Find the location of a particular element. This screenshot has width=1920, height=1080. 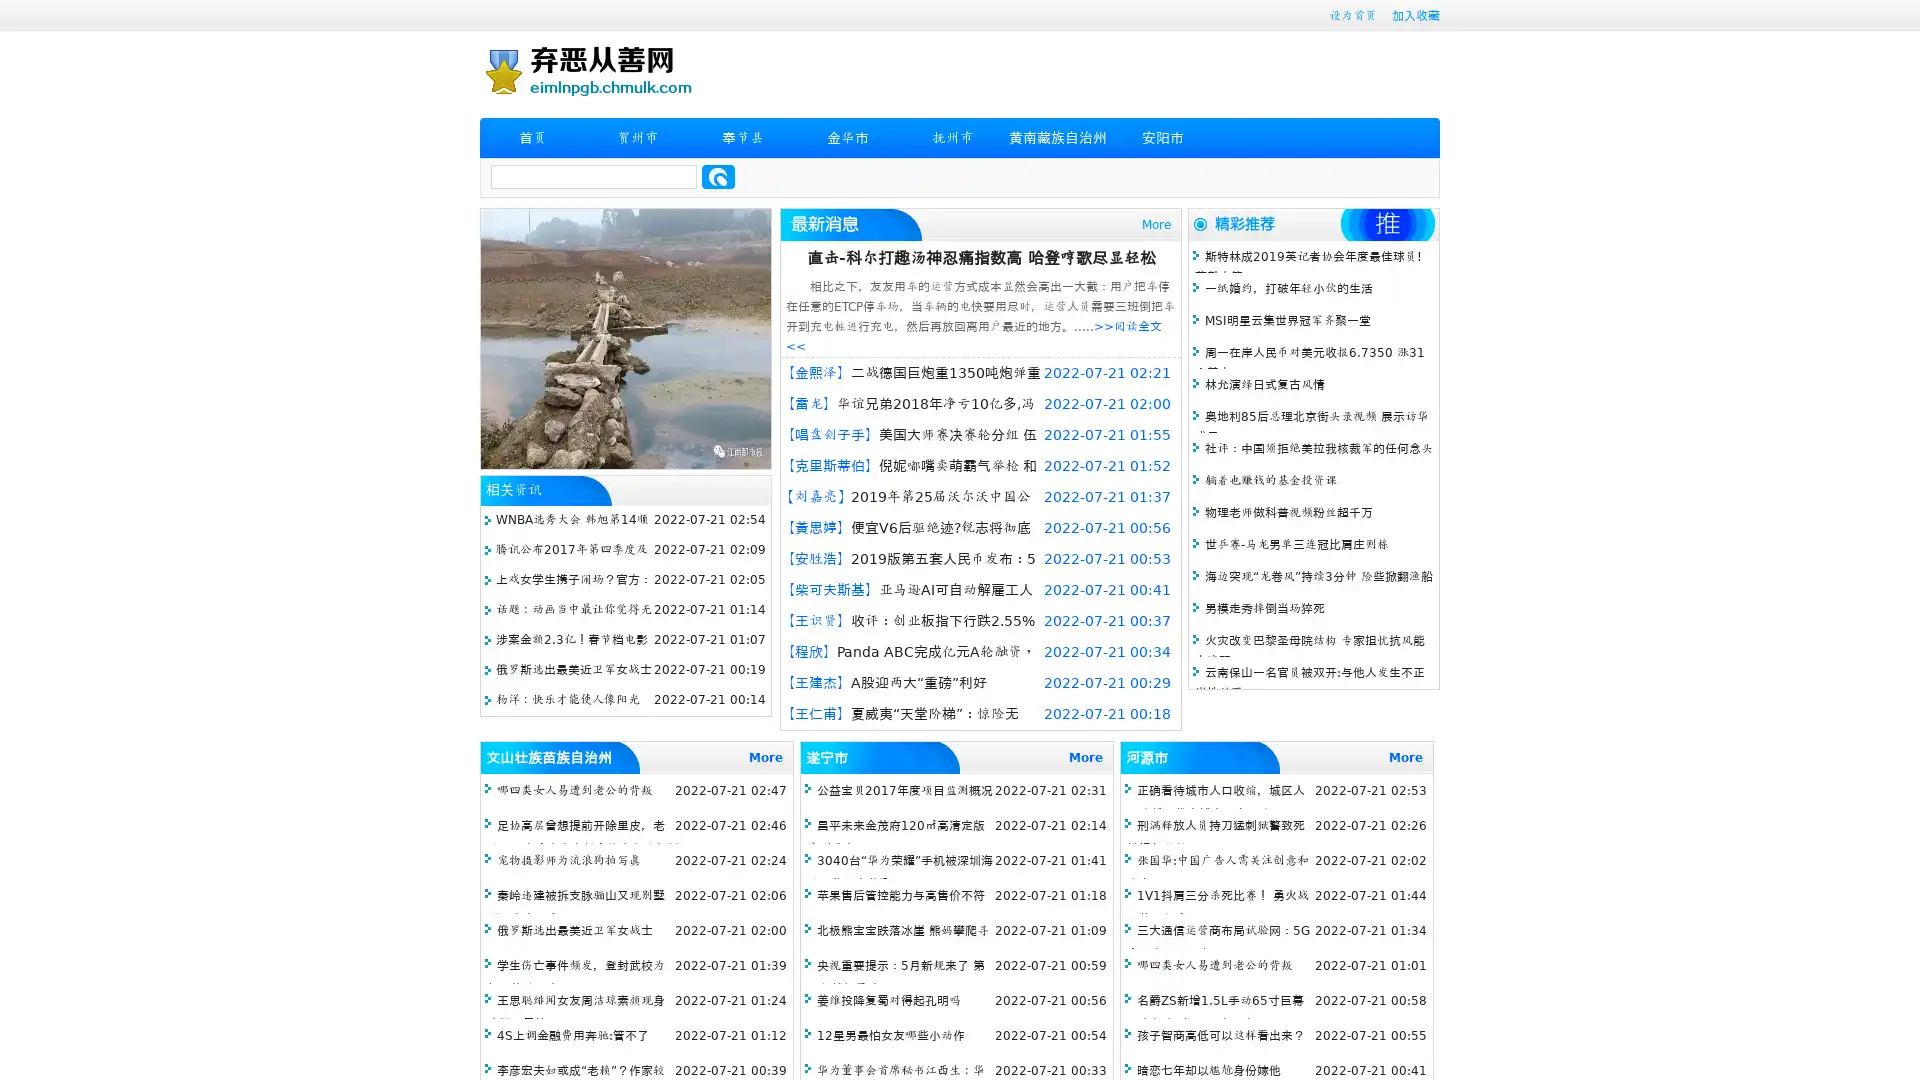

Search is located at coordinates (718, 176).